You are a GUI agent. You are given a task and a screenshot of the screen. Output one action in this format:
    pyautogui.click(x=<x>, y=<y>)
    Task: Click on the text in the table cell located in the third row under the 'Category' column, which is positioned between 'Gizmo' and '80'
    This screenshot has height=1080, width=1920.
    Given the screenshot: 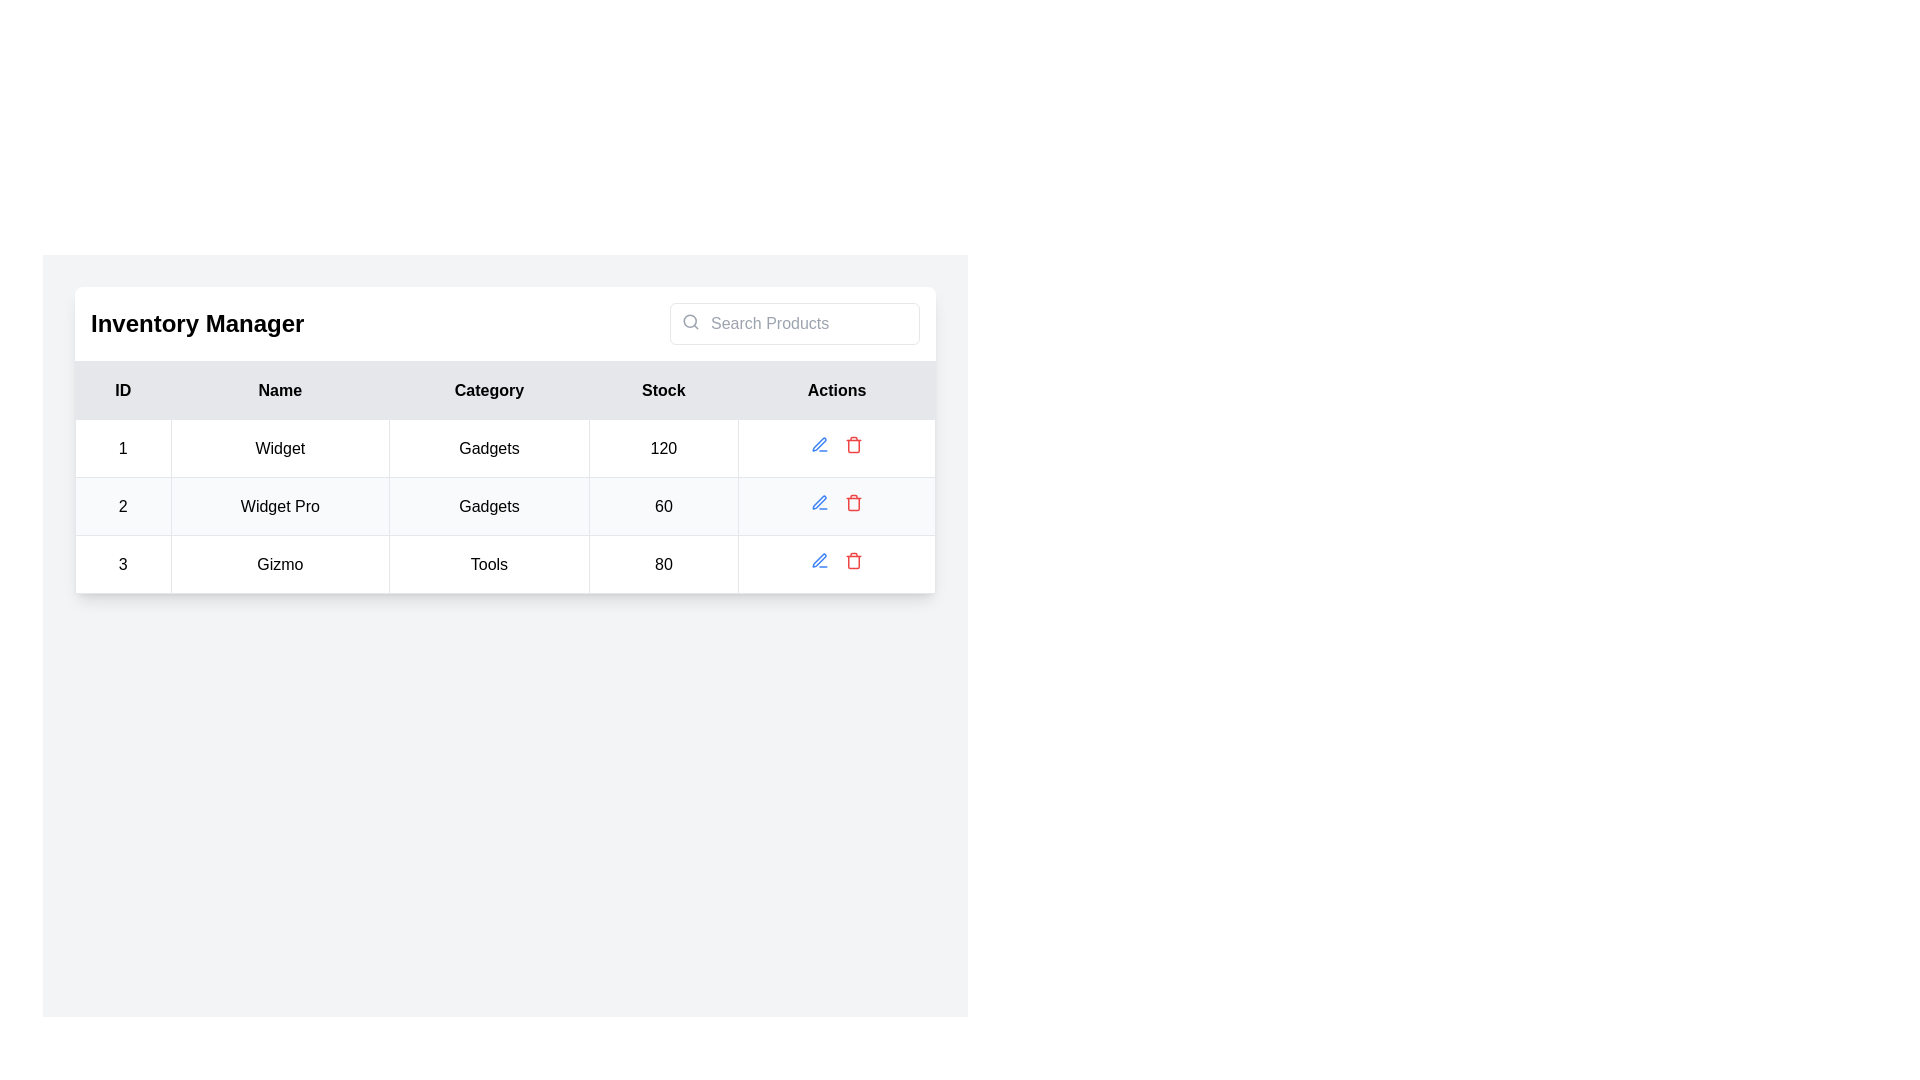 What is the action you would take?
    pyautogui.click(x=505, y=564)
    